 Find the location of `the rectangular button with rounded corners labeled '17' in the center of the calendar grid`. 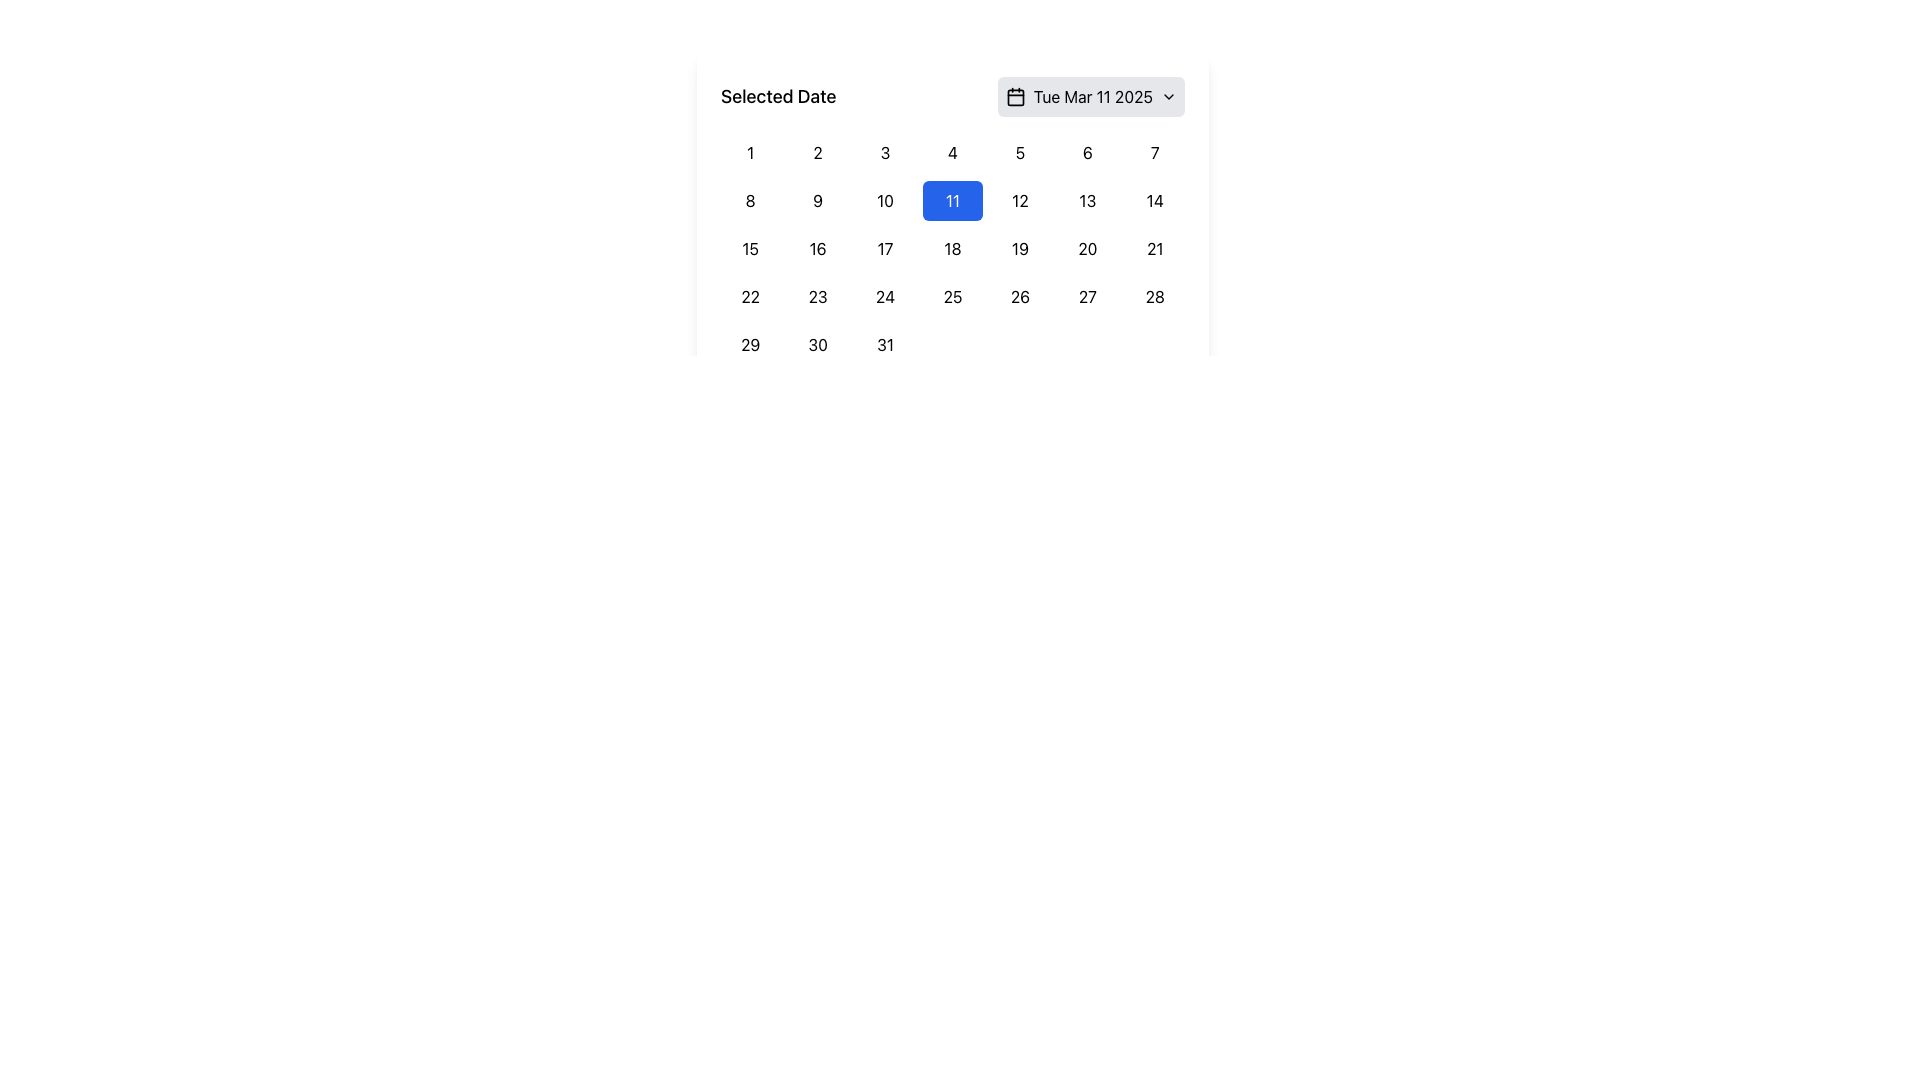

the rectangular button with rounded corners labeled '17' in the center of the calendar grid is located at coordinates (884, 248).